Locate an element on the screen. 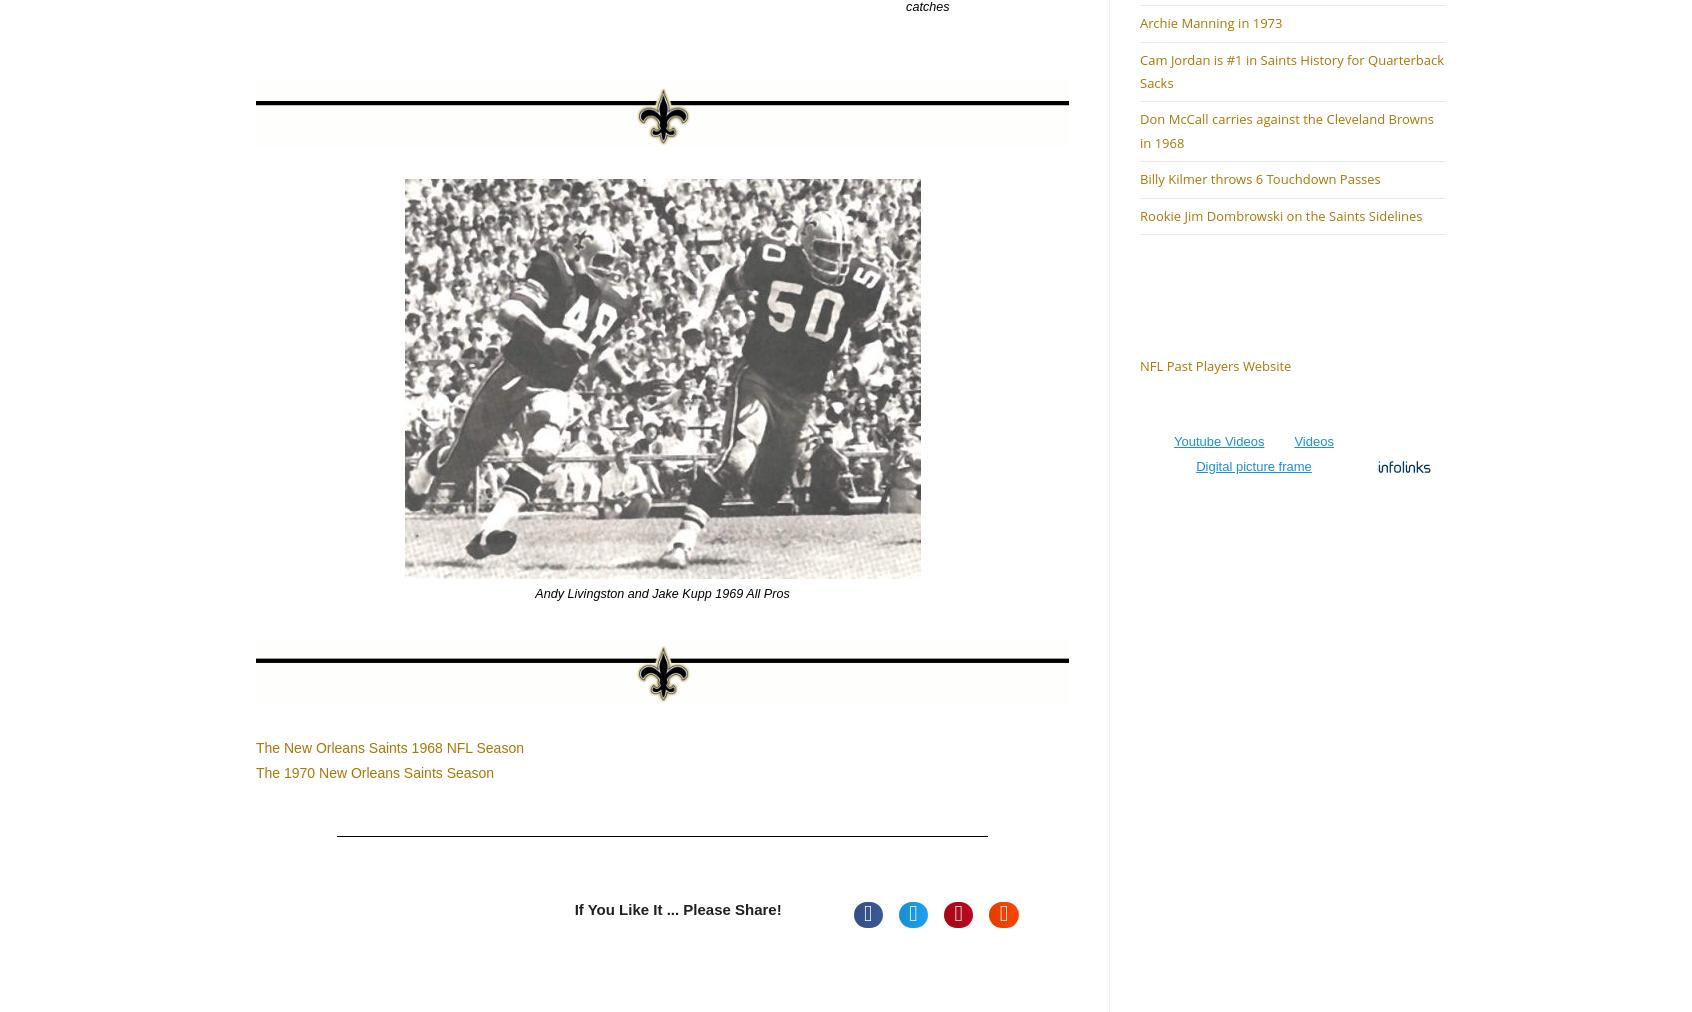 The height and width of the screenshot is (1012, 1692). 'The New Orleans Saints 1968 NFL Season' is located at coordinates (389, 747).